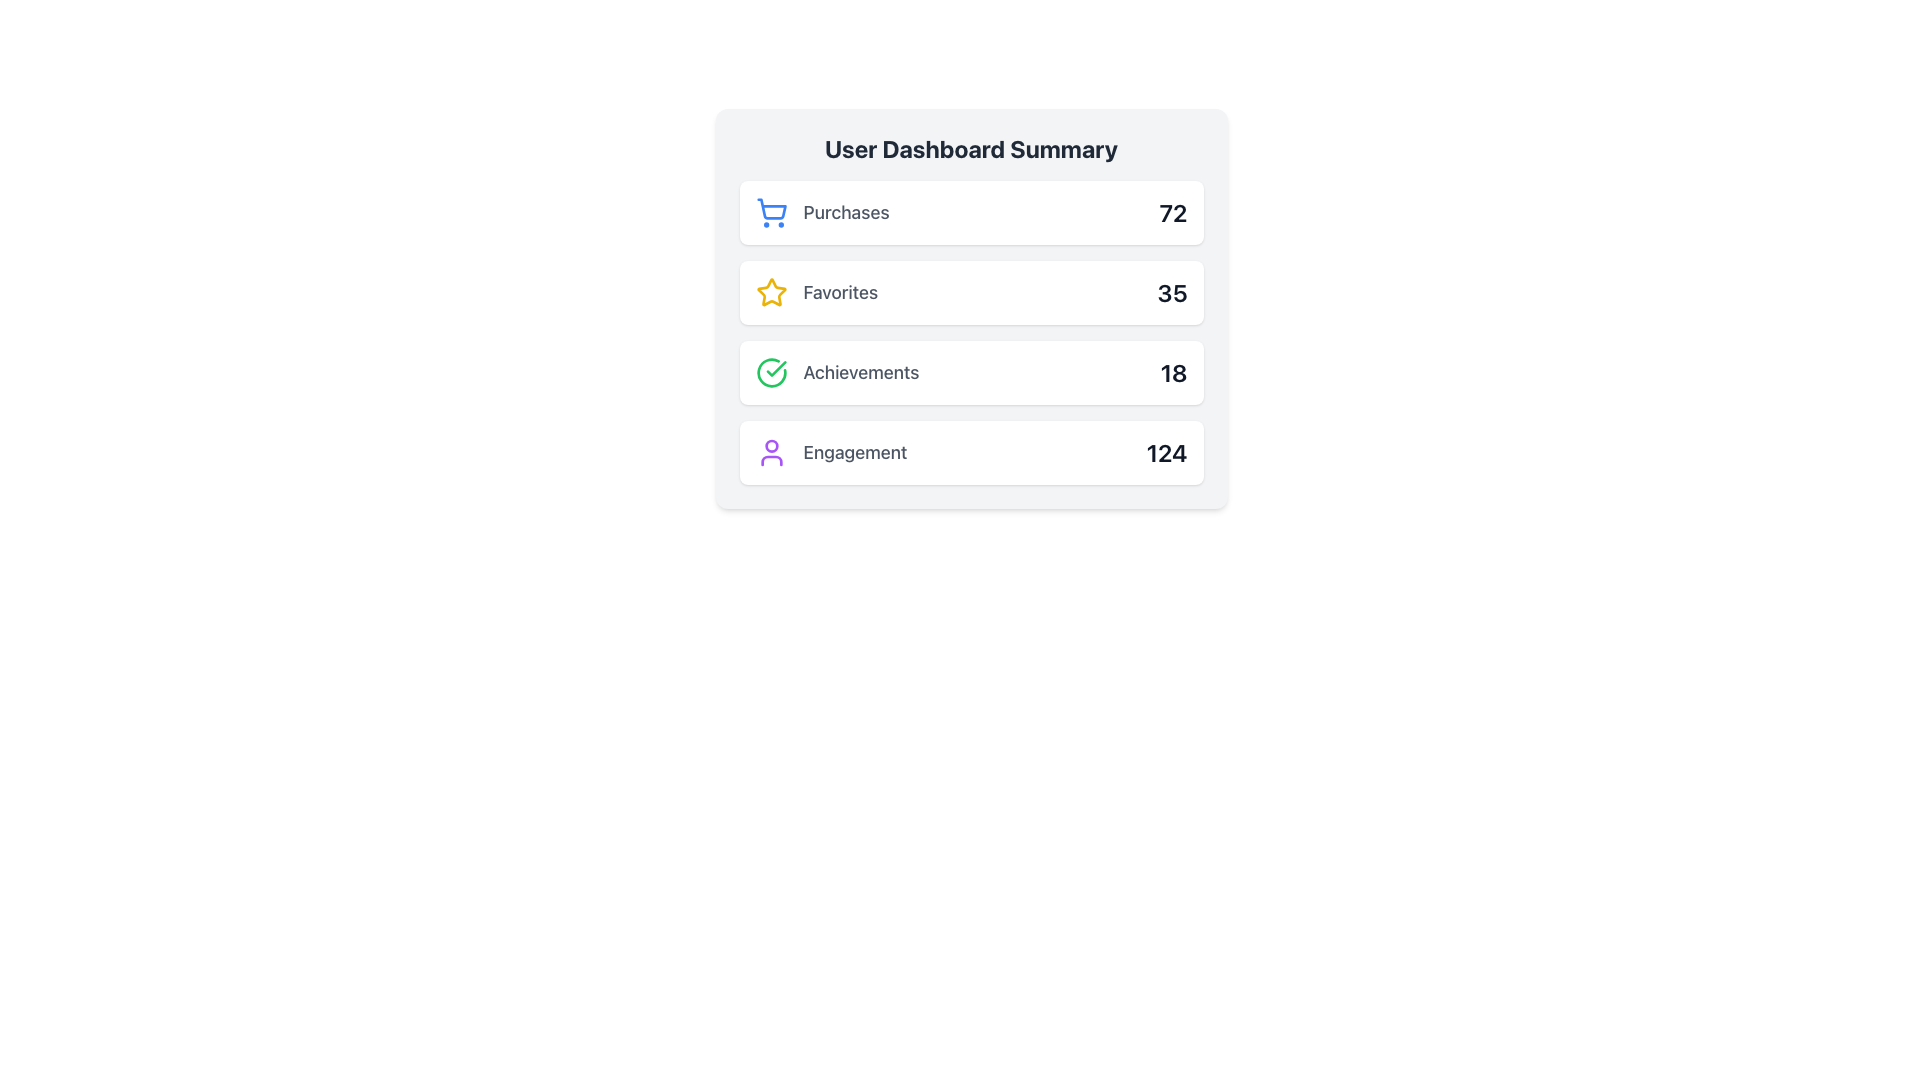 This screenshot has height=1080, width=1920. What do you see at coordinates (770, 445) in the screenshot?
I see `the circular graphical component representing the user profile, located at the upper part of the user icon next to the Engagement label` at bounding box center [770, 445].